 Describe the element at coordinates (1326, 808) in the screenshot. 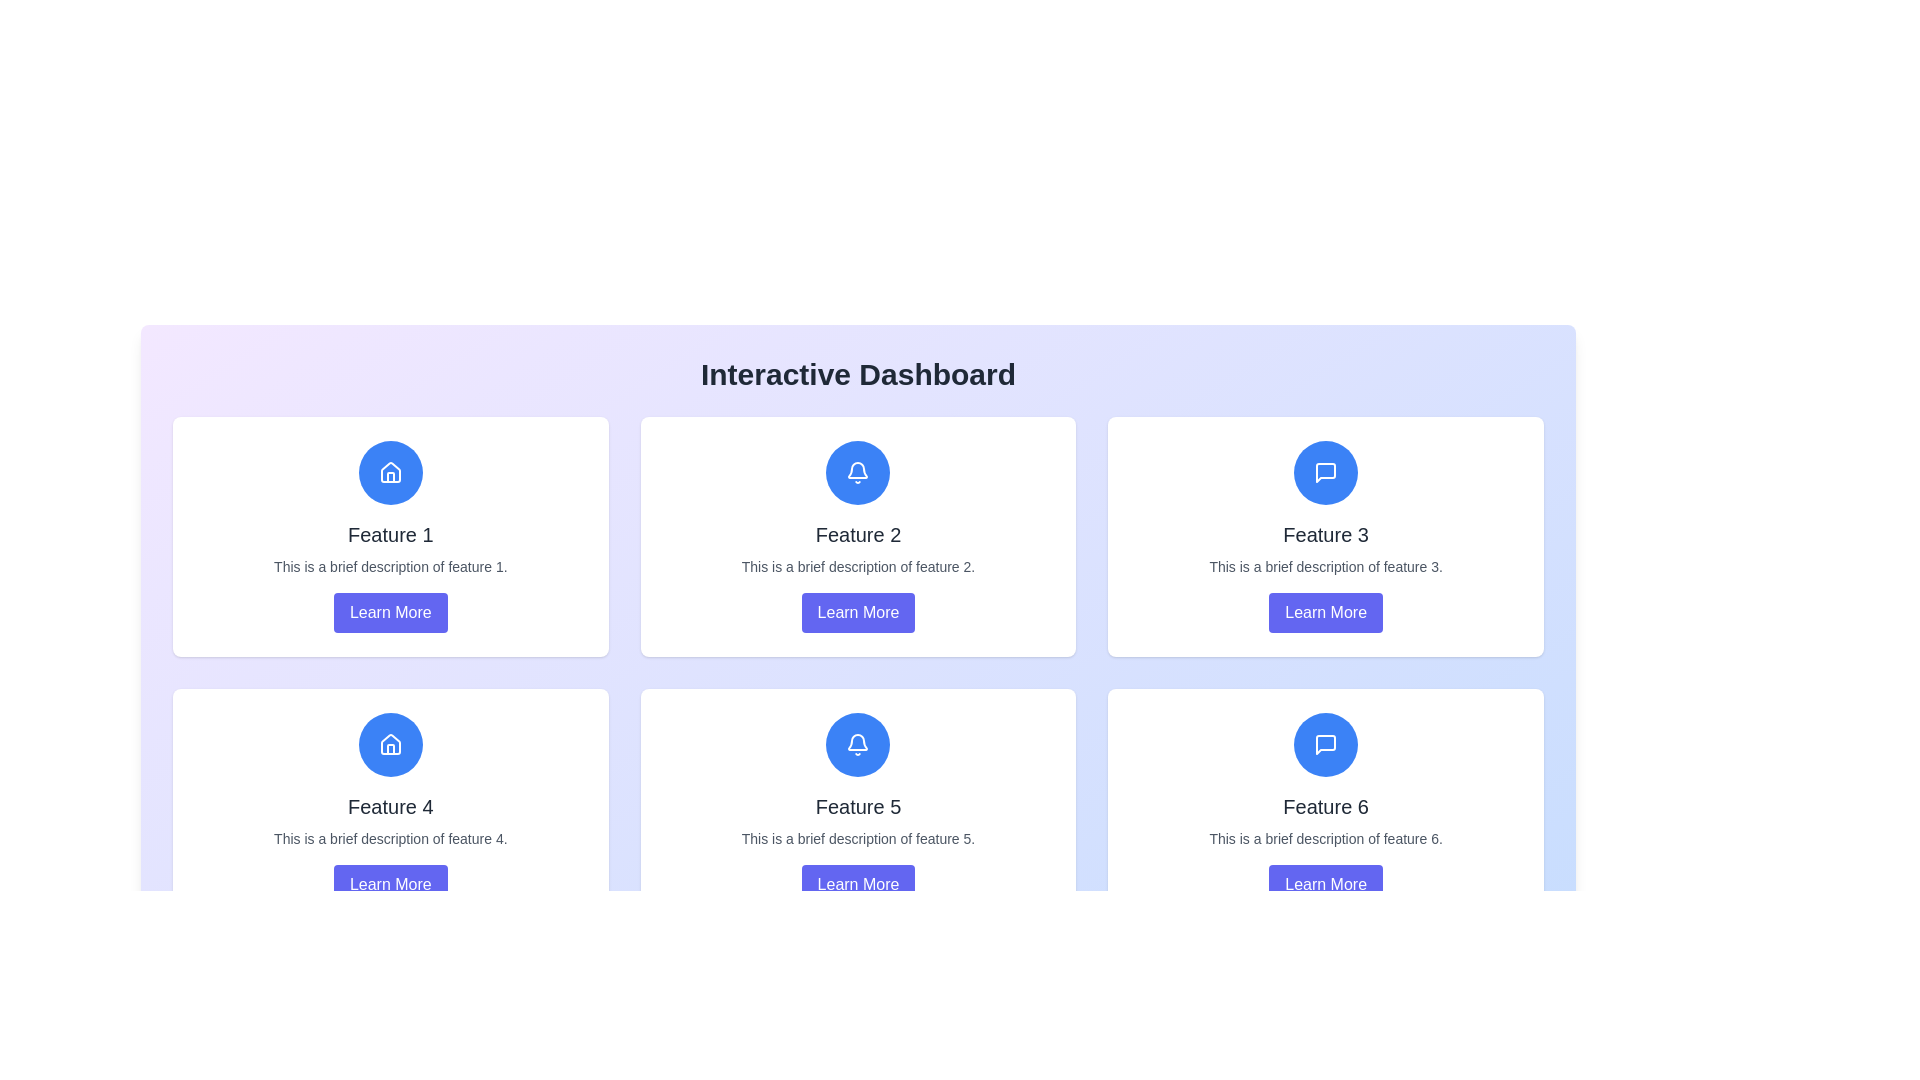

I see `the sixth feature card in the grid layout` at that location.